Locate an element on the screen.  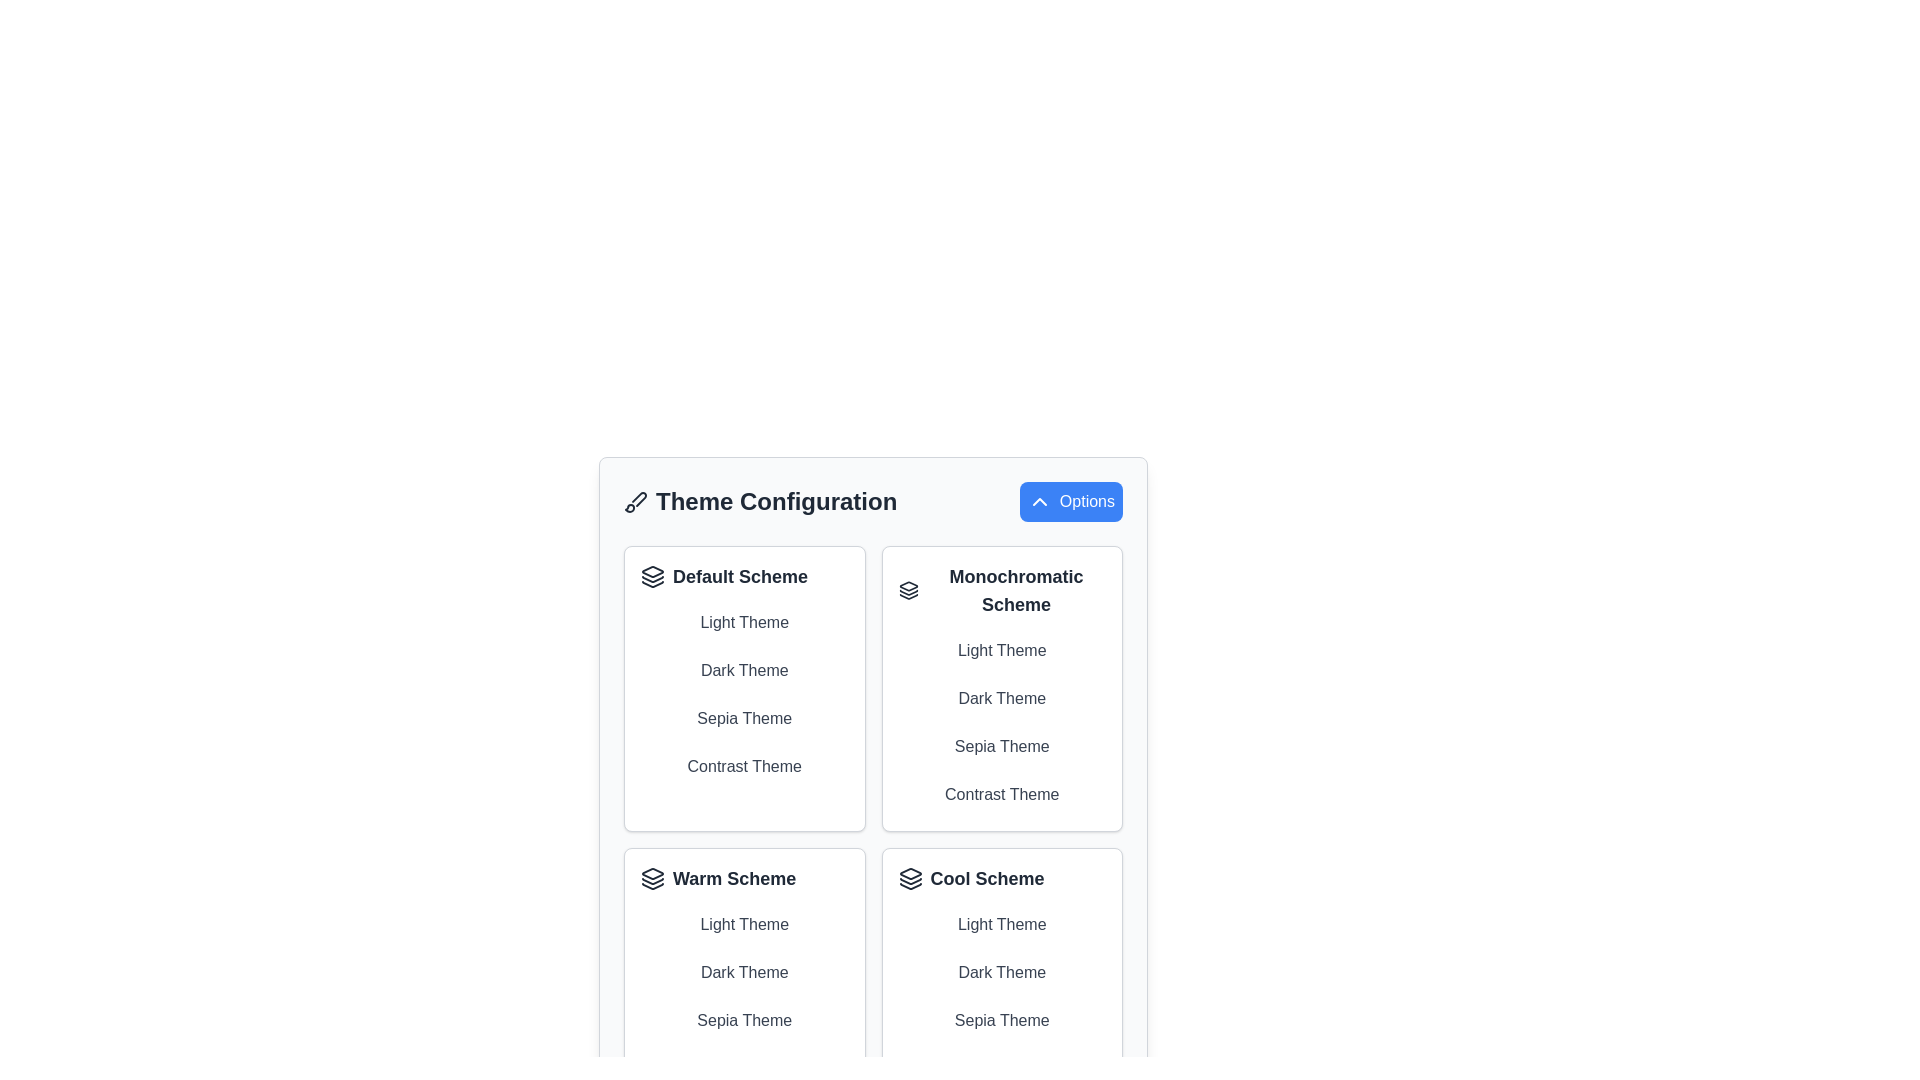
the 'Dark Theme' text label located in the 'Default Scheme' section, which is the second option in a group of four items, positioned below the 'Light Theme' and above the 'Sepia Theme' is located at coordinates (743, 671).